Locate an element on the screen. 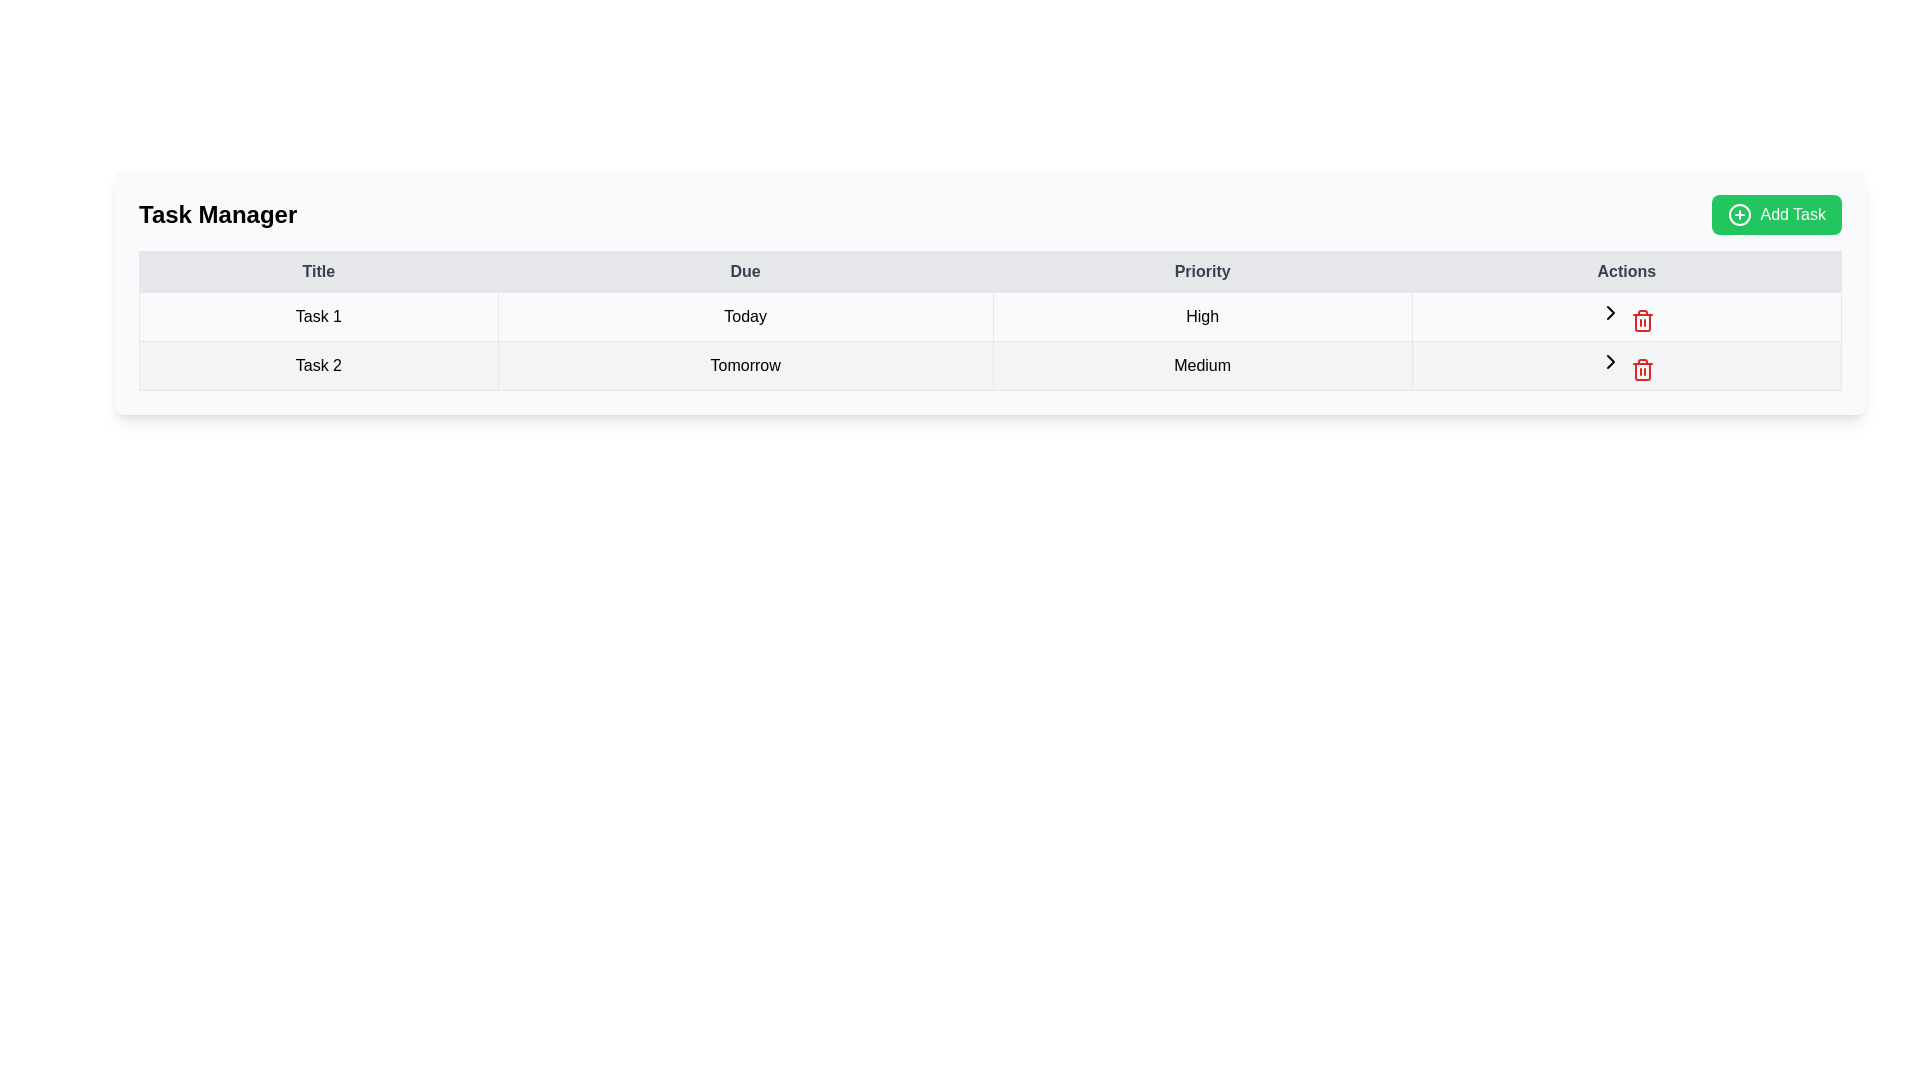  the 'Actions' column header, which is a rectangular element with a gray background and bold, black font, positioned as the last column in a four-column table is located at coordinates (1626, 272).